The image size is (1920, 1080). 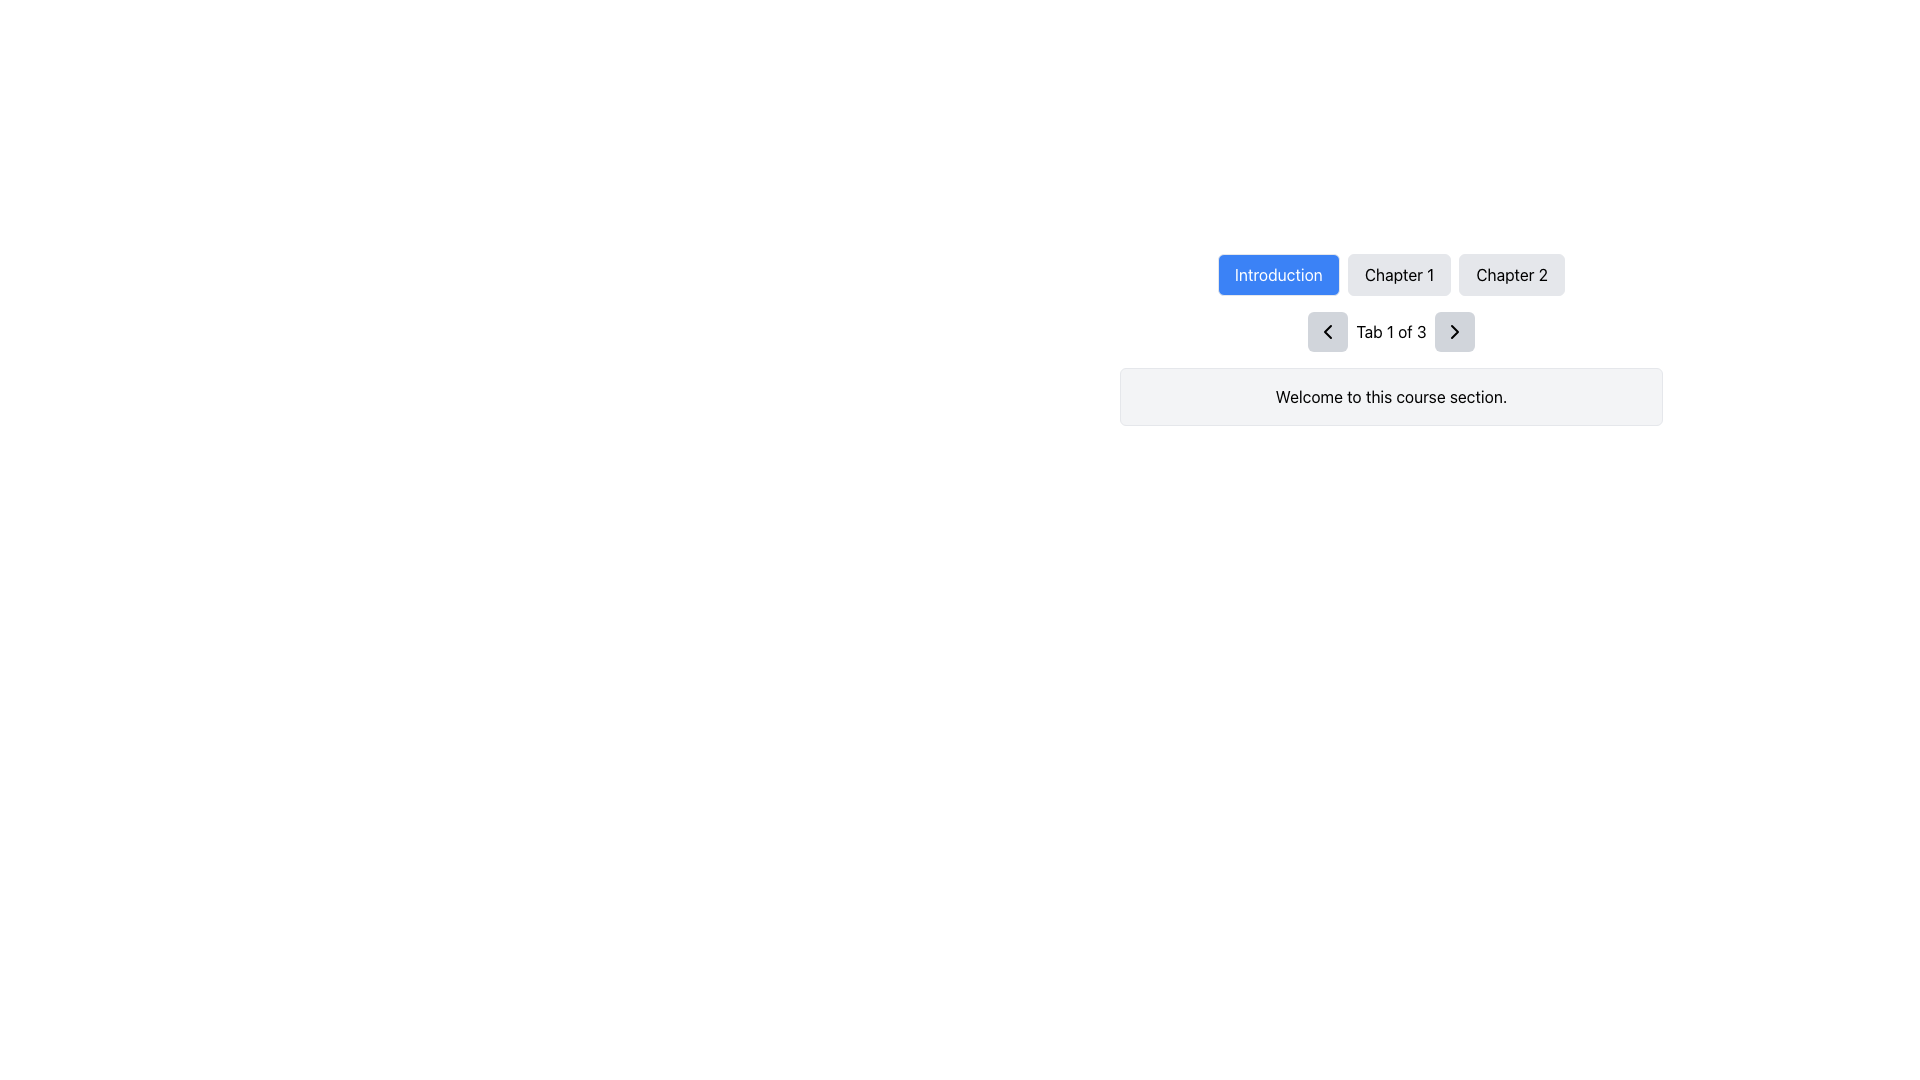 I want to click on the navigation button in the top middle region of the interface, so click(x=1390, y=274).